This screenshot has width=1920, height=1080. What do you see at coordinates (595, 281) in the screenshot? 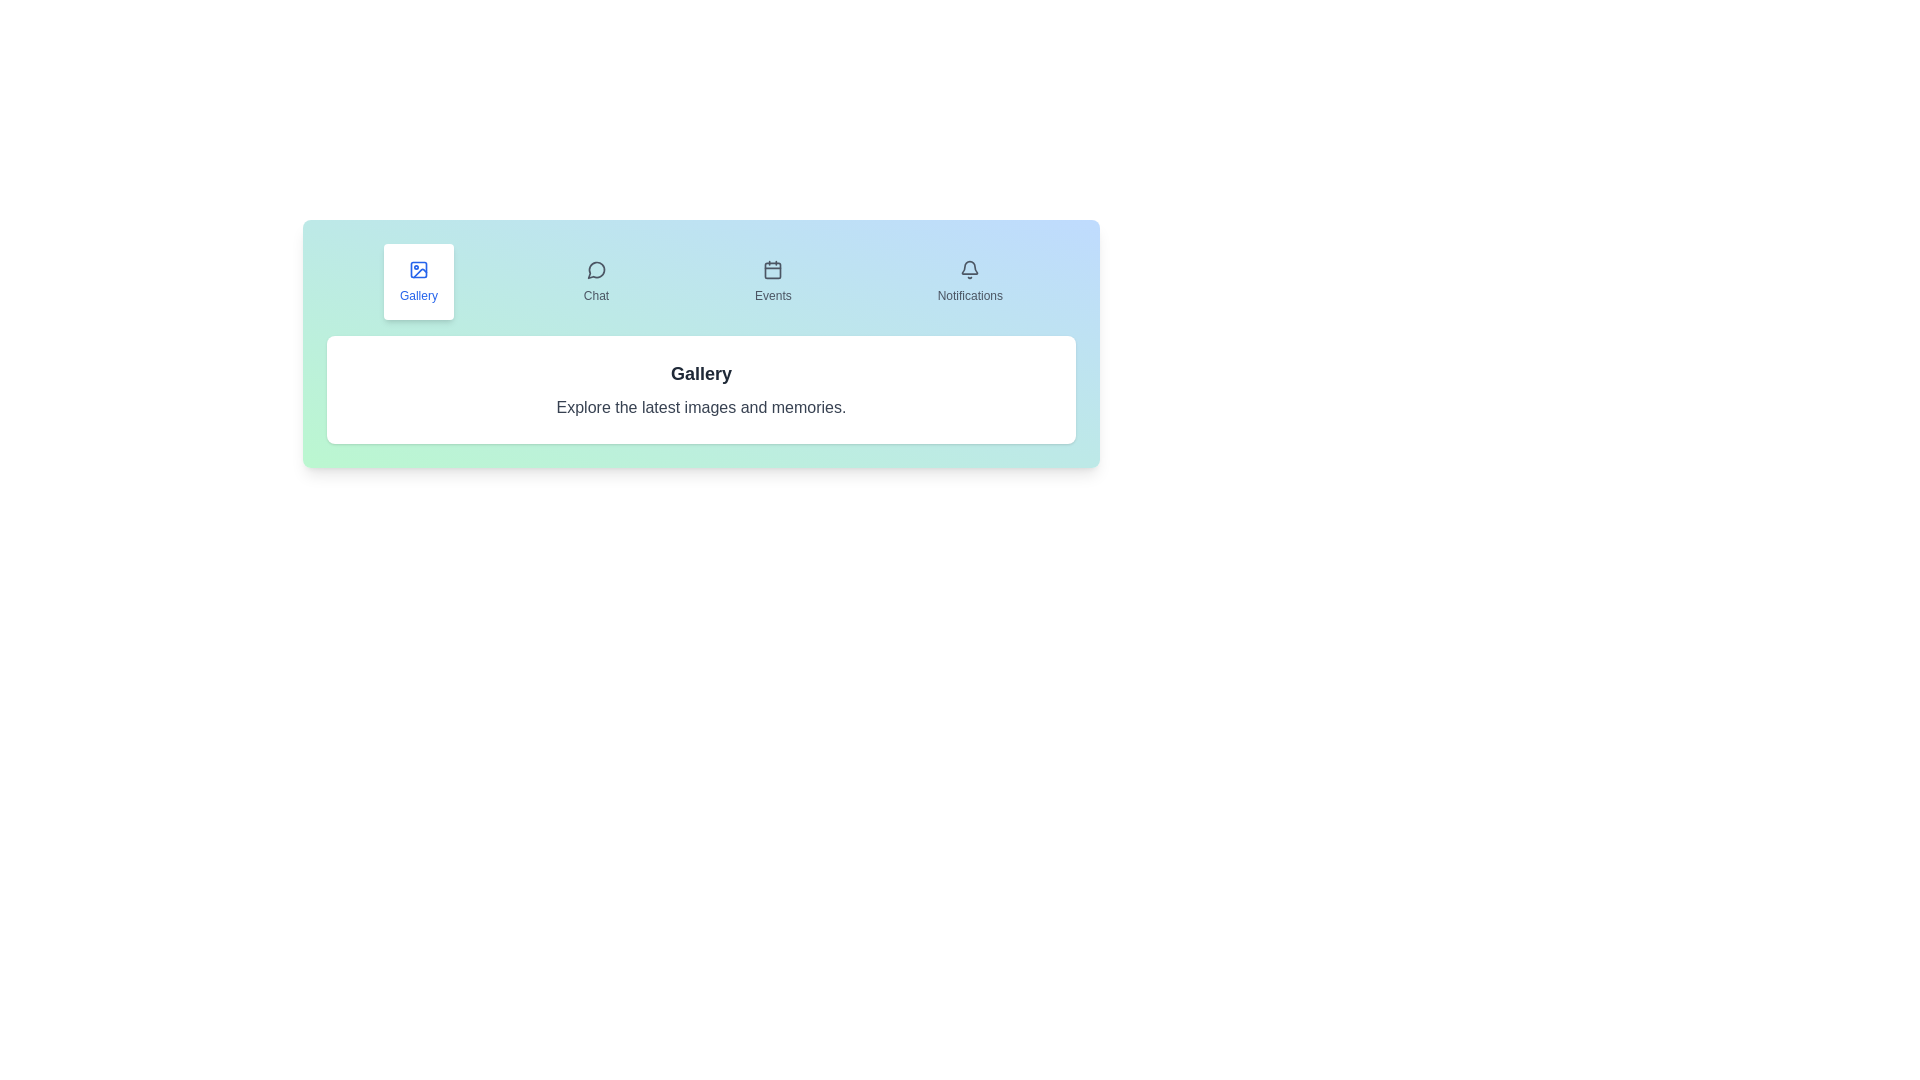
I see `the Chat tab to display its content` at bounding box center [595, 281].